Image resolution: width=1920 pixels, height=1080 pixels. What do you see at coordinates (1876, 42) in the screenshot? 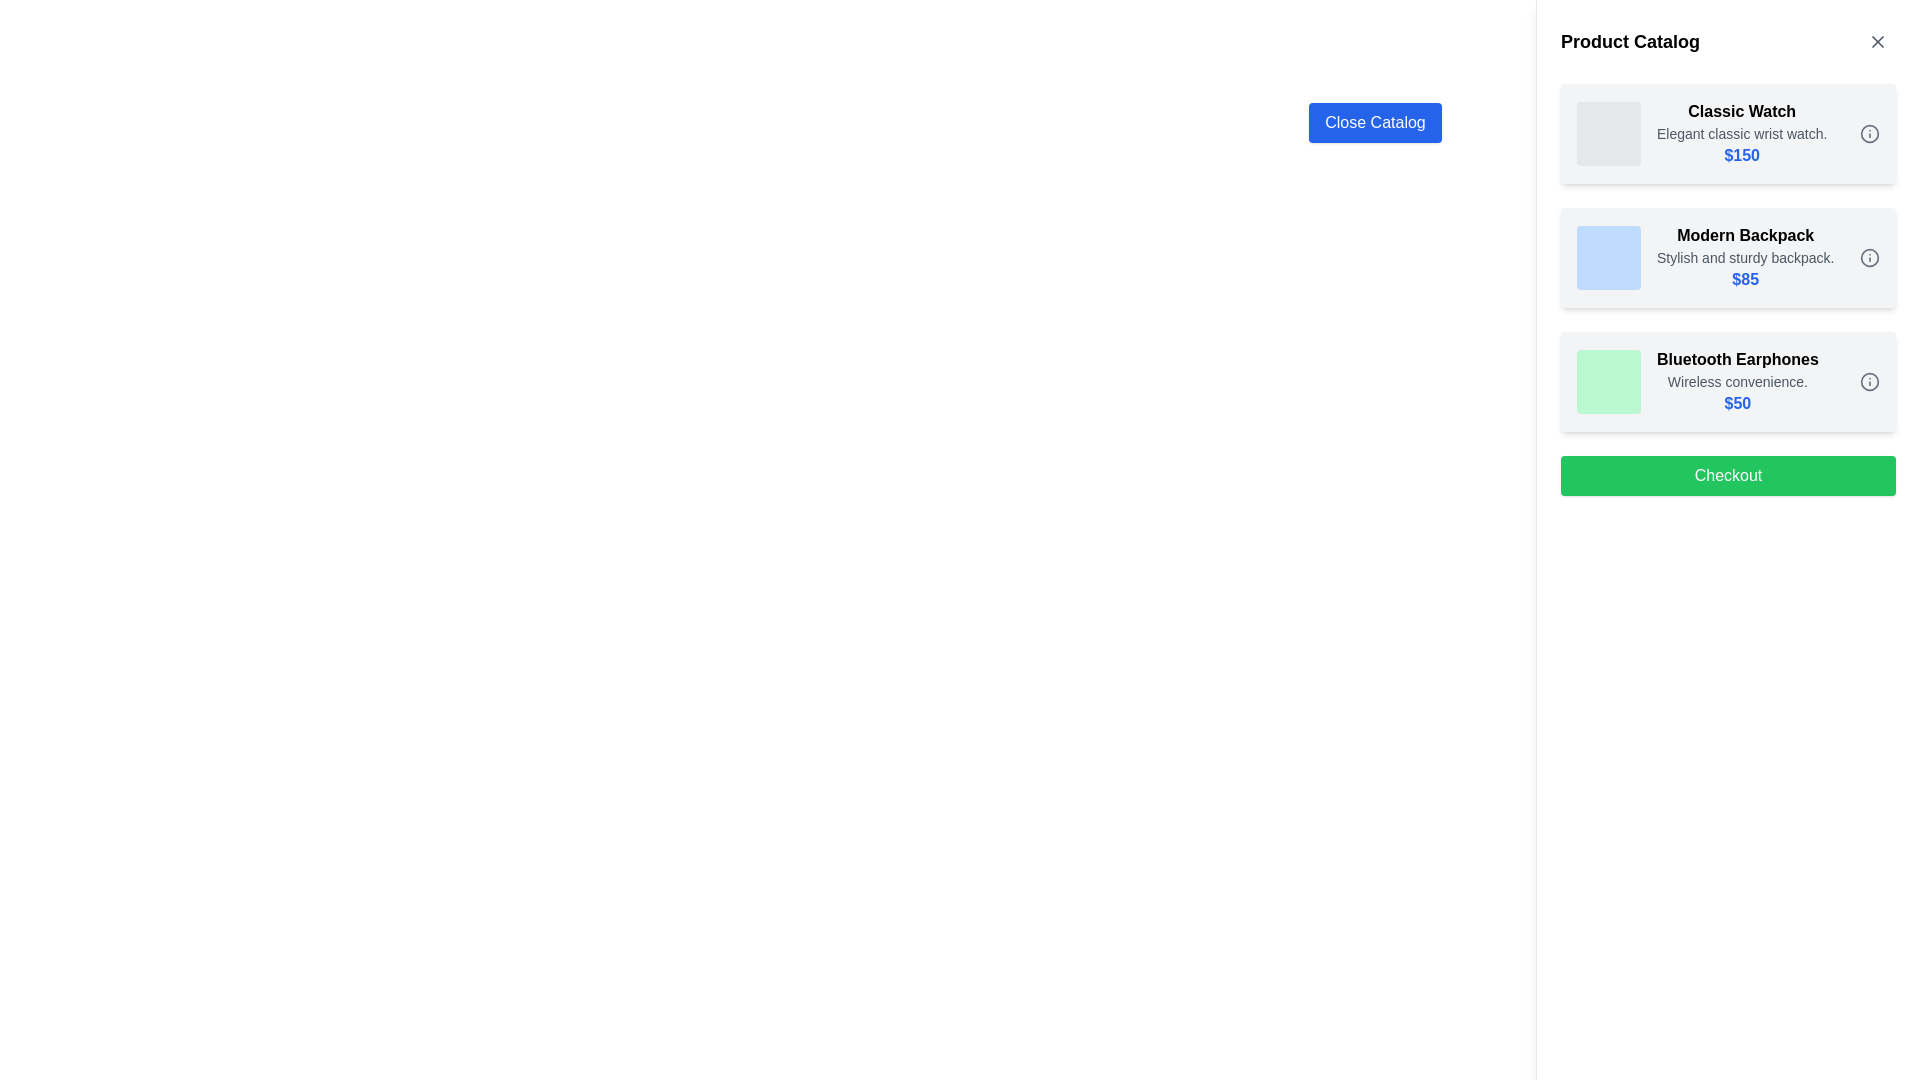
I see `the close button icon (represented by an 'X') located in the top-right corner of the 'Product Catalog' sidebar` at bounding box center [1876, 42].